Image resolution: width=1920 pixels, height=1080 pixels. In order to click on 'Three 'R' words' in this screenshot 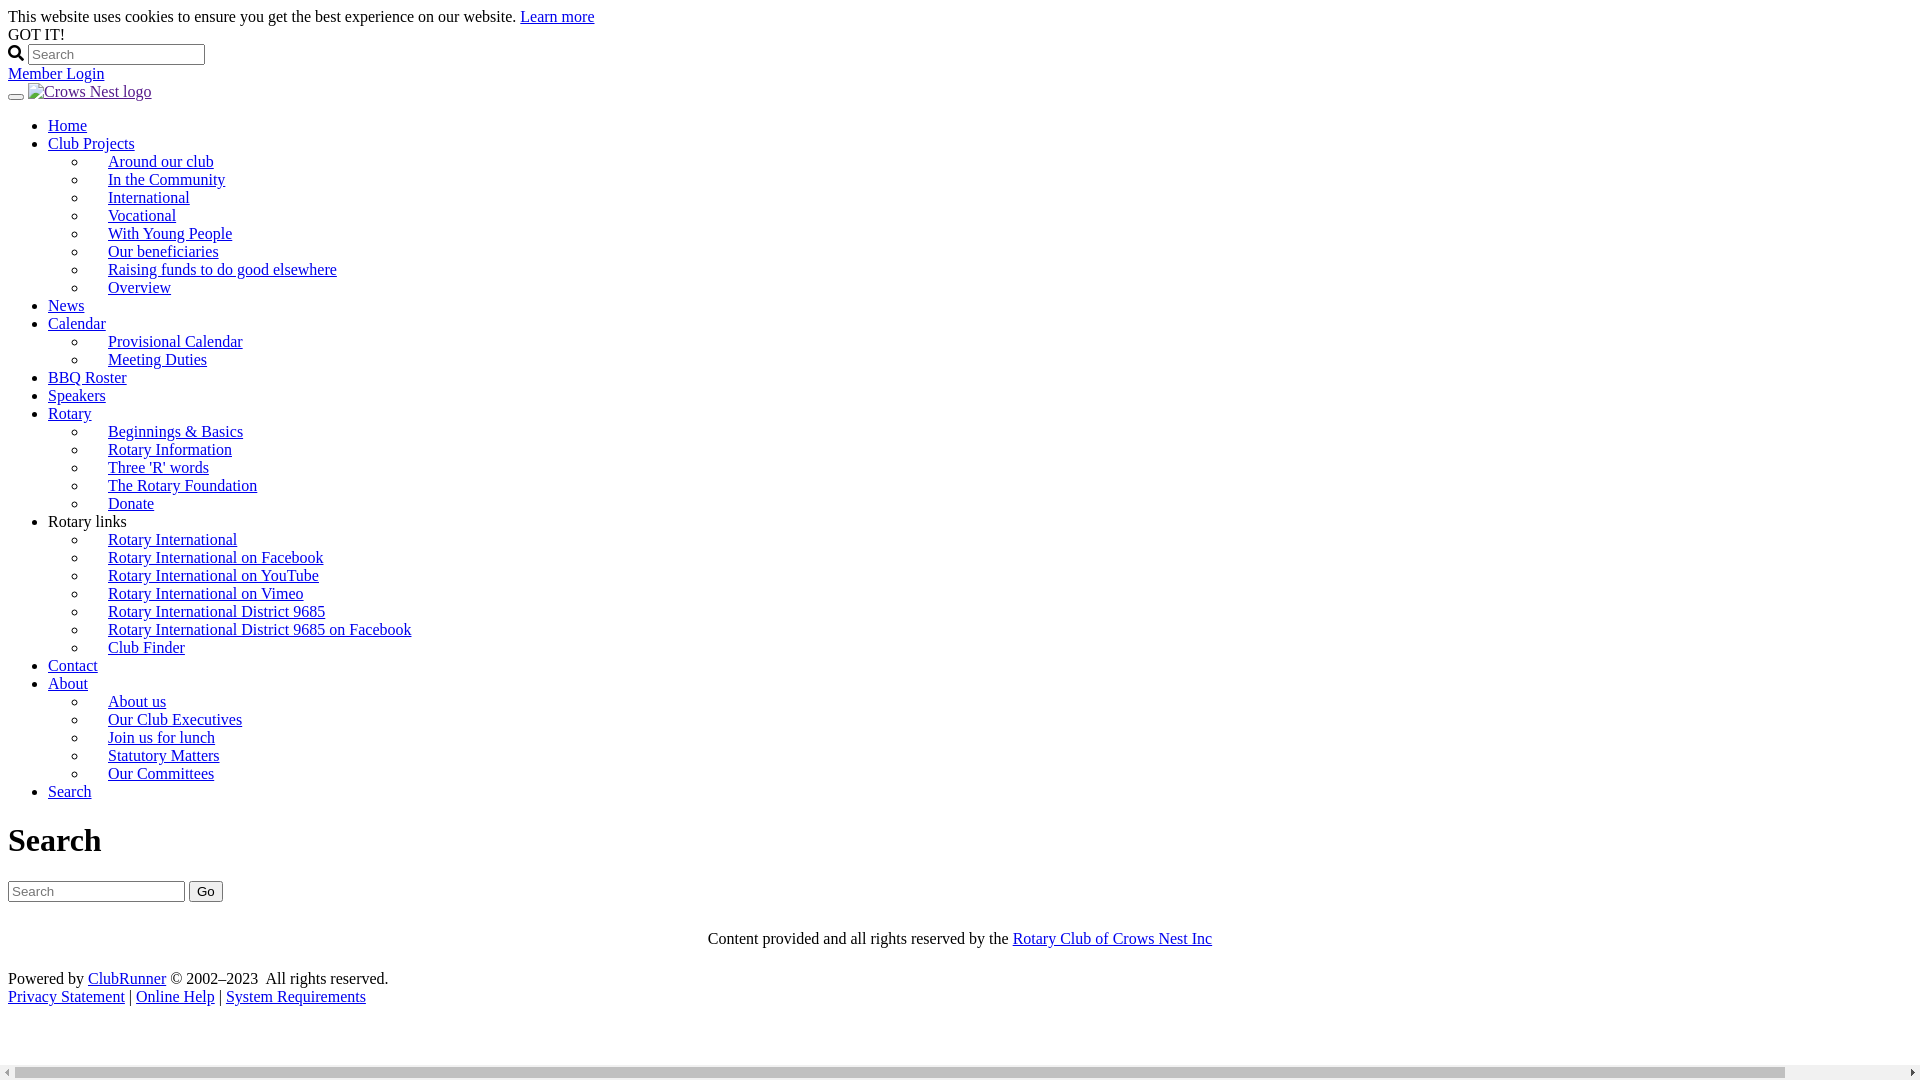, I will do `click(157, 467)`.